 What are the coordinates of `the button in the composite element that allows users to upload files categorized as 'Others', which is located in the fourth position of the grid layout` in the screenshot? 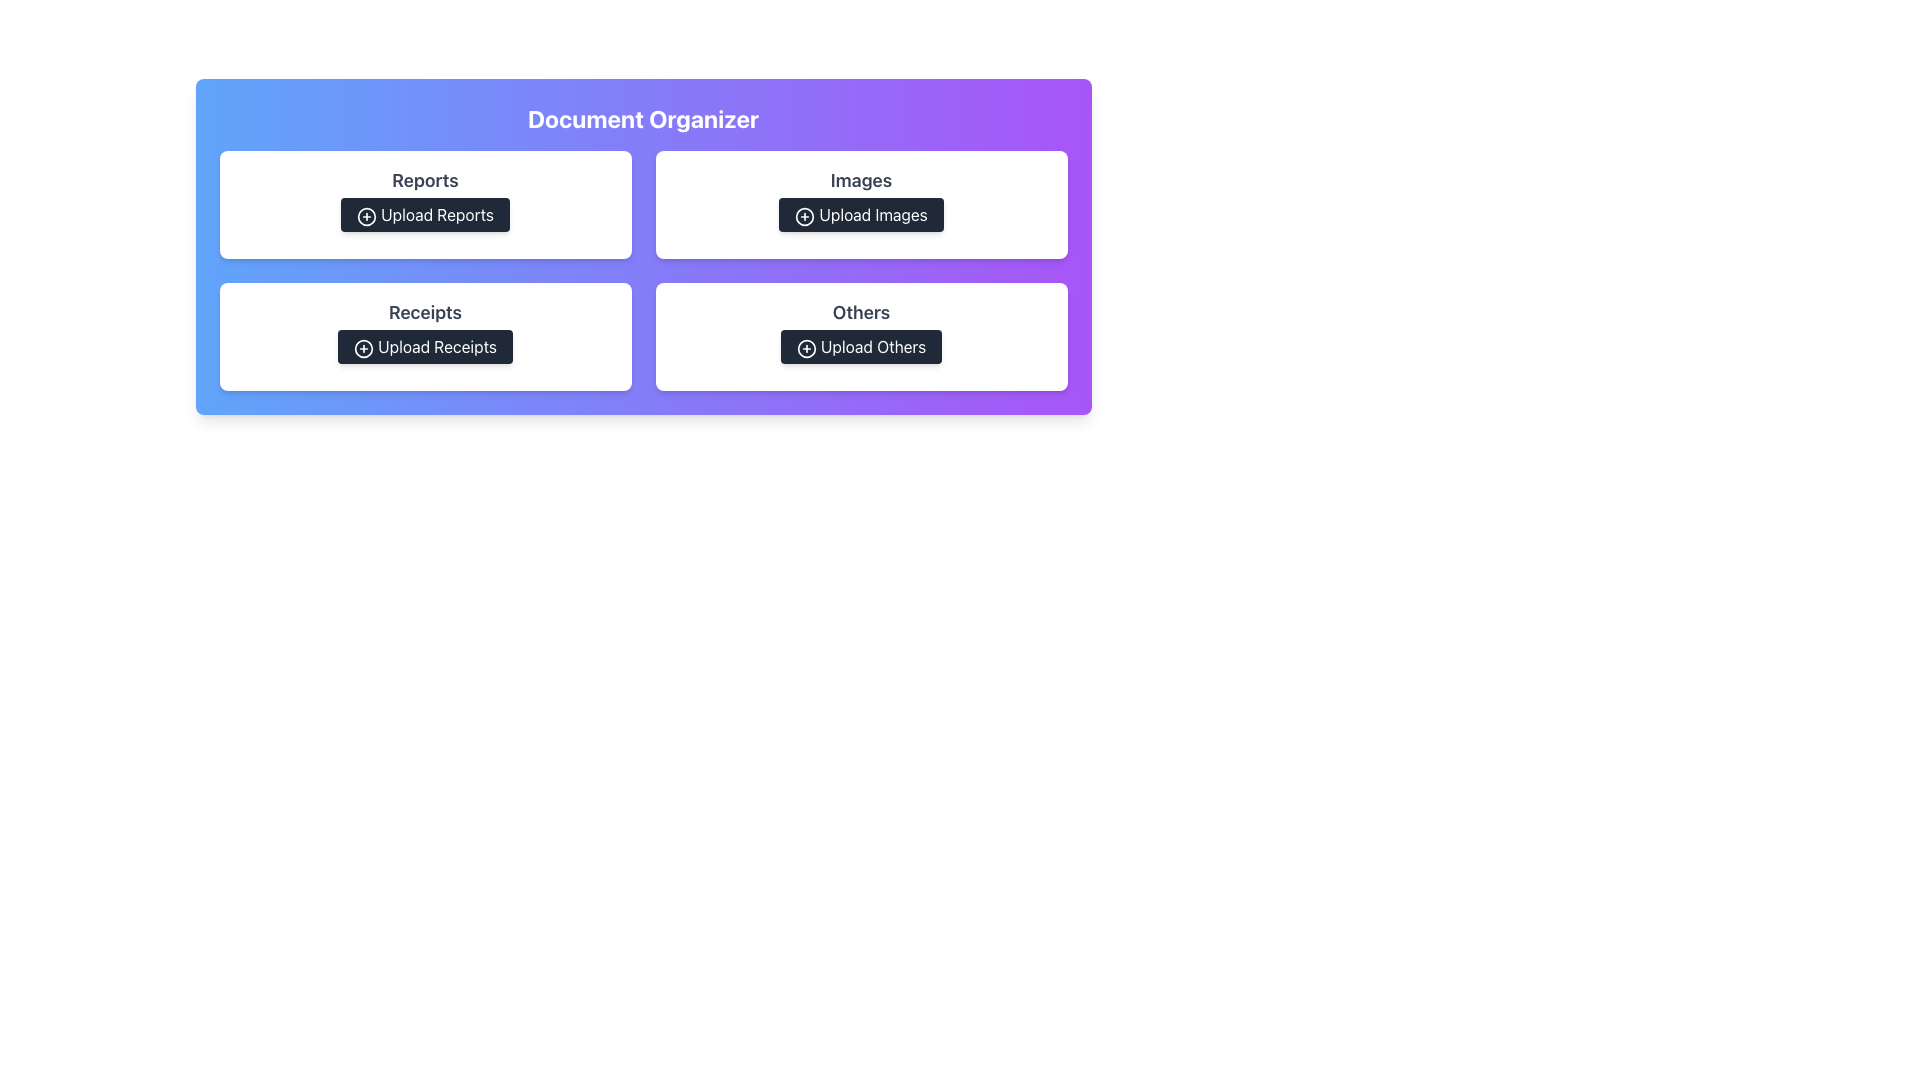 It's located at (861, 335).